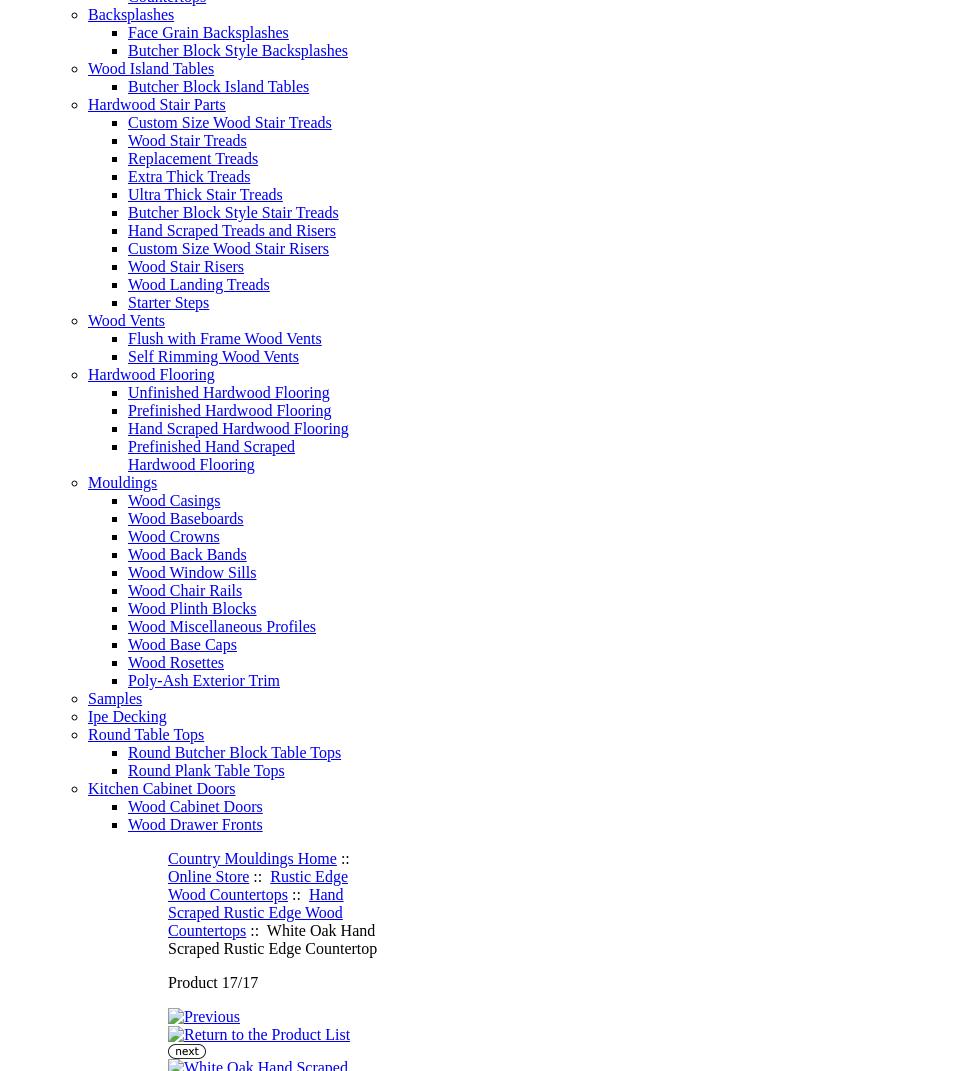  What do you see at coordinates (237, 428) in the screenshot?
I see `'Hand Scraped Hardwood Flooring'` at bounding box center [237, 428].